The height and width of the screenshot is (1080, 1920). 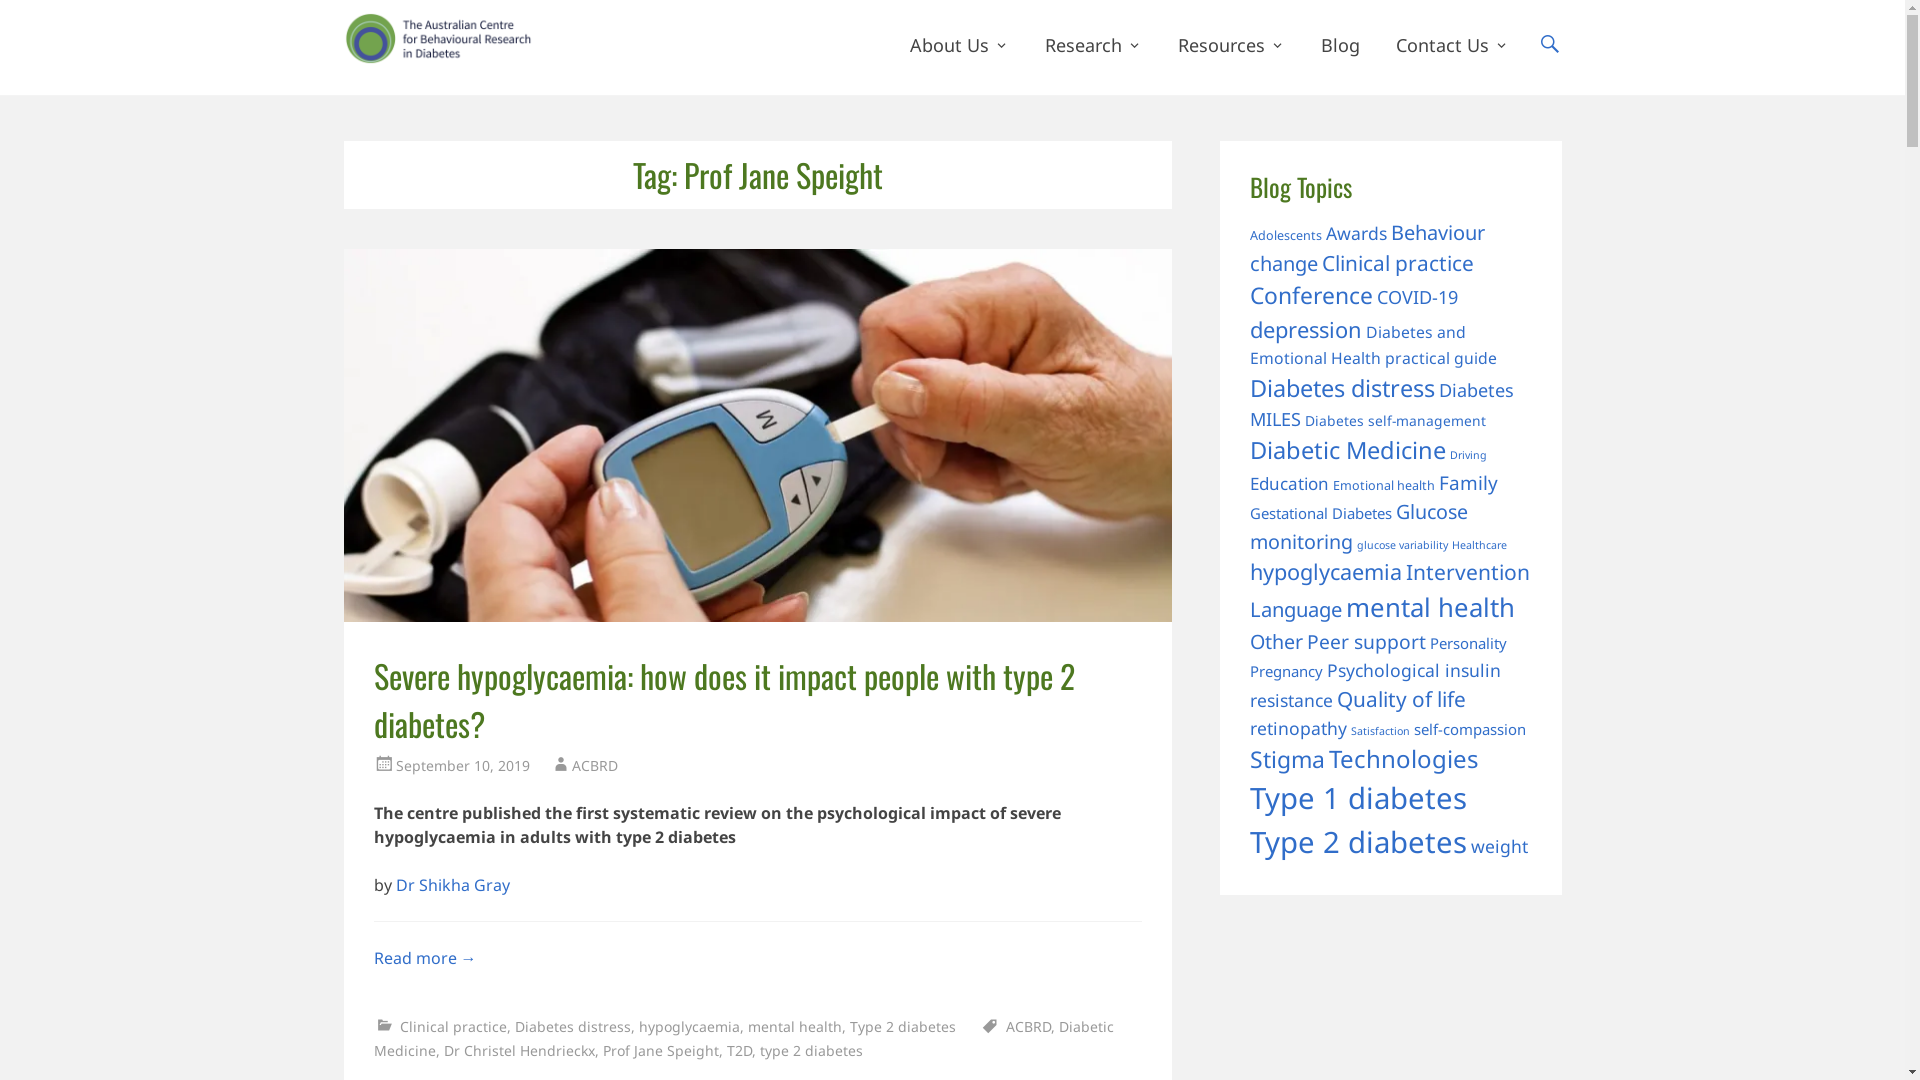 I want to click on 'Clinical practice', so click(x=452, y=1026).